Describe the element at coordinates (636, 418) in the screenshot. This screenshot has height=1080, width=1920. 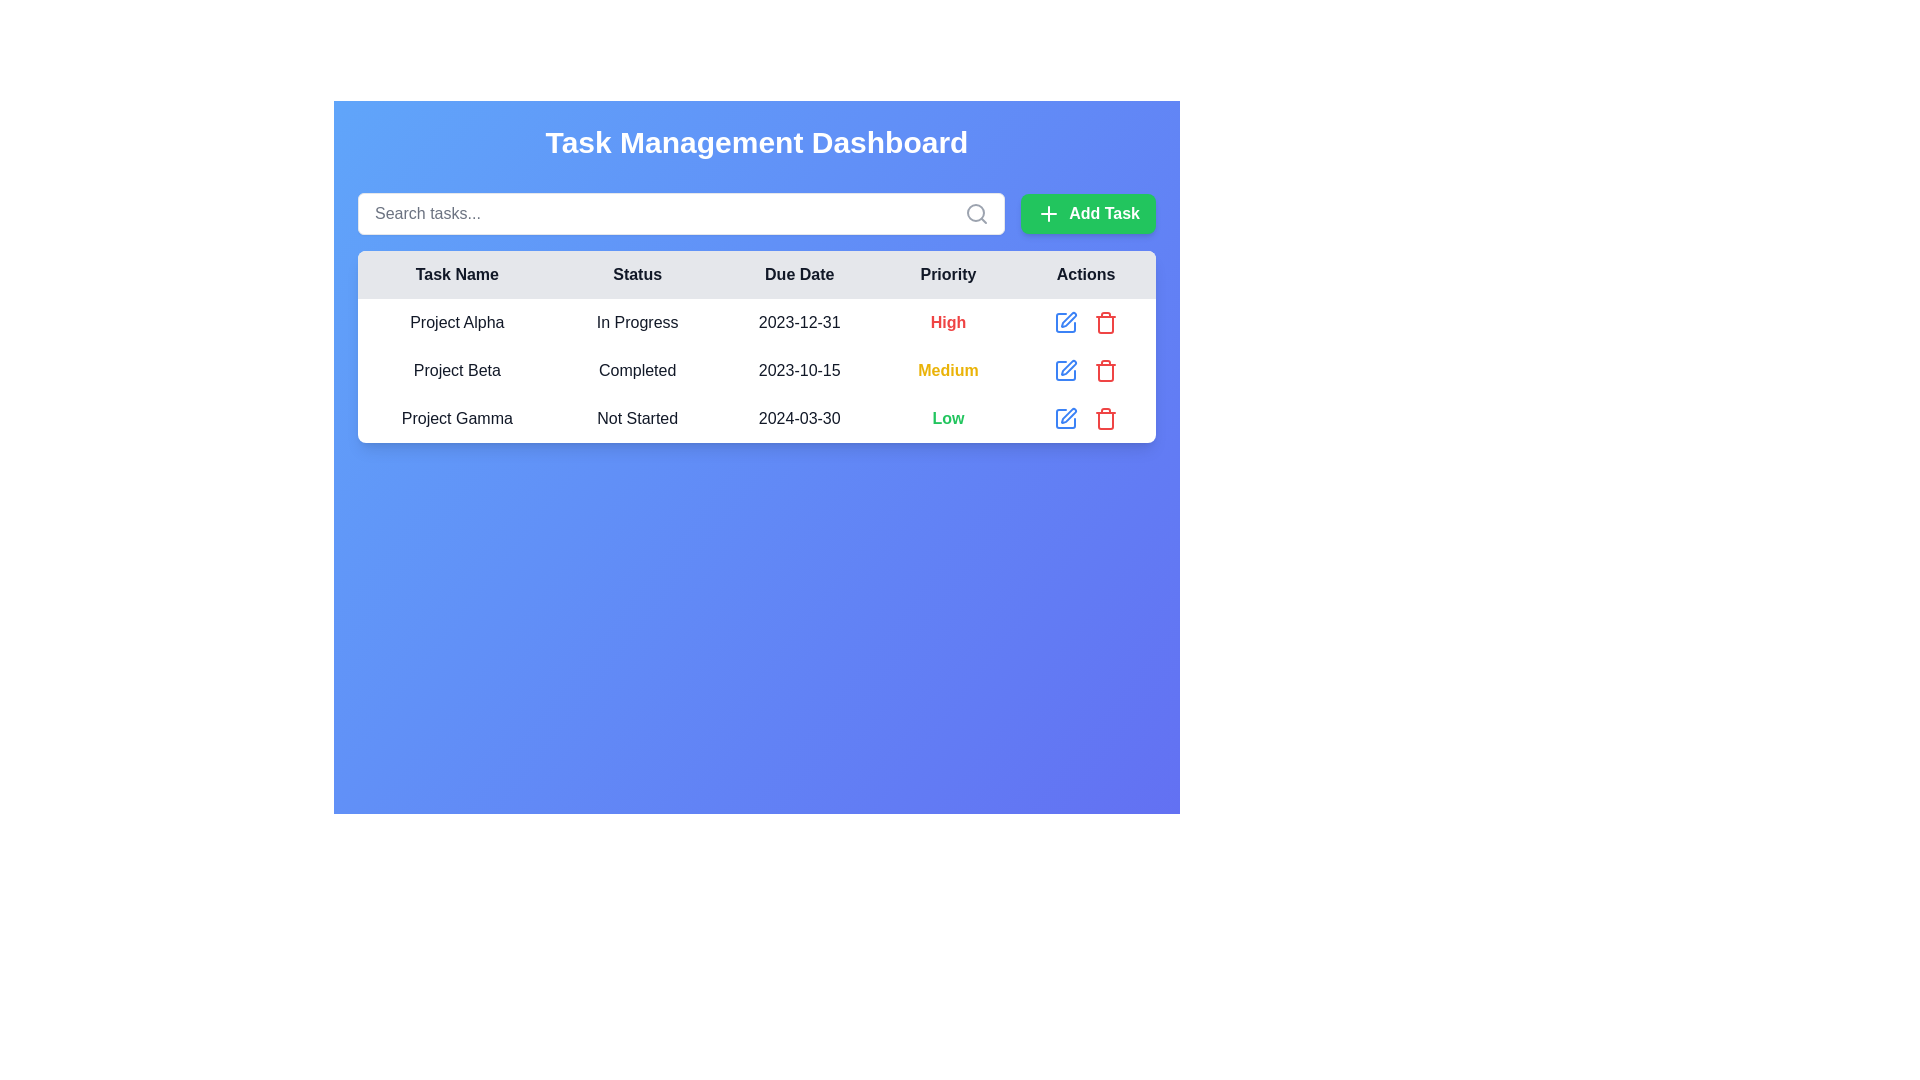
I see `the static text label indicating the status of 'Project Gamma', located in the 'Status' column of the table` at that location.